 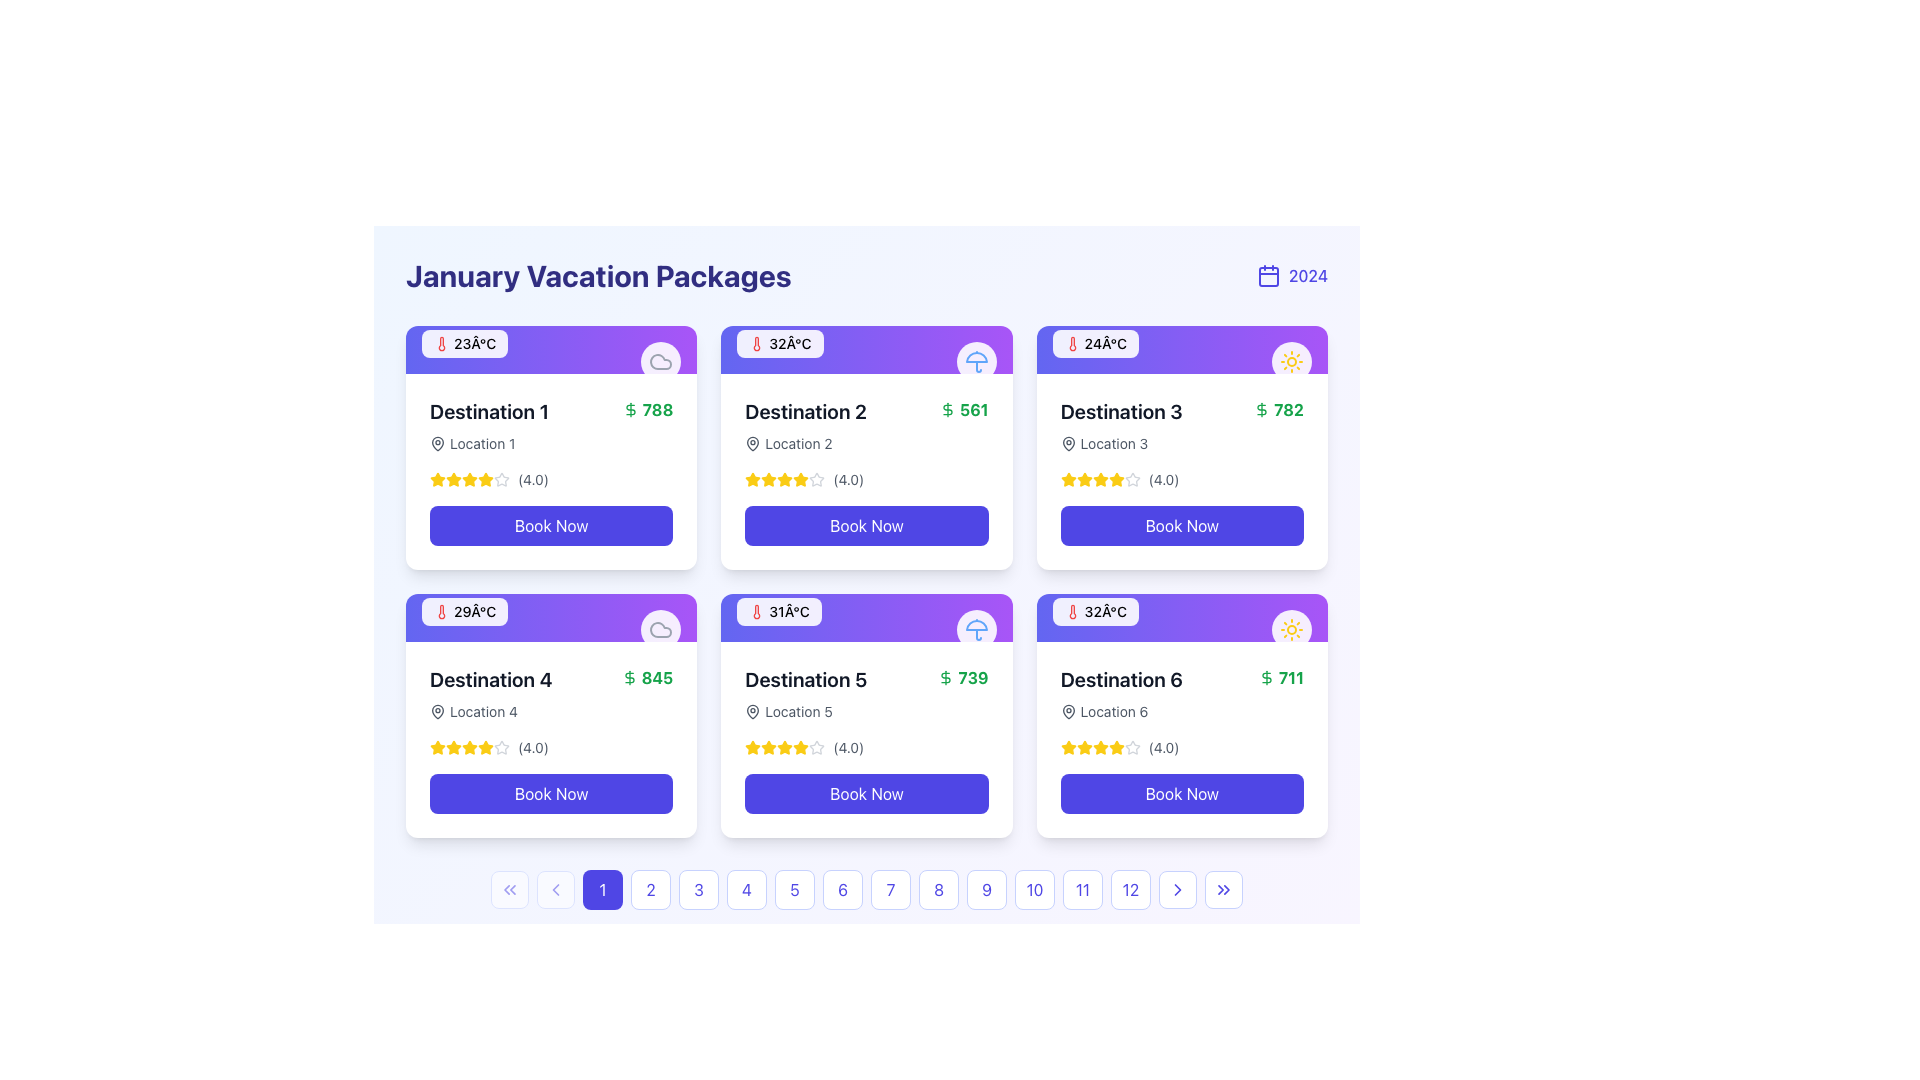 I want to click on the fourth star icon in the star rating system beneath the 'Destination 4' card, so click(x=485, y=747).